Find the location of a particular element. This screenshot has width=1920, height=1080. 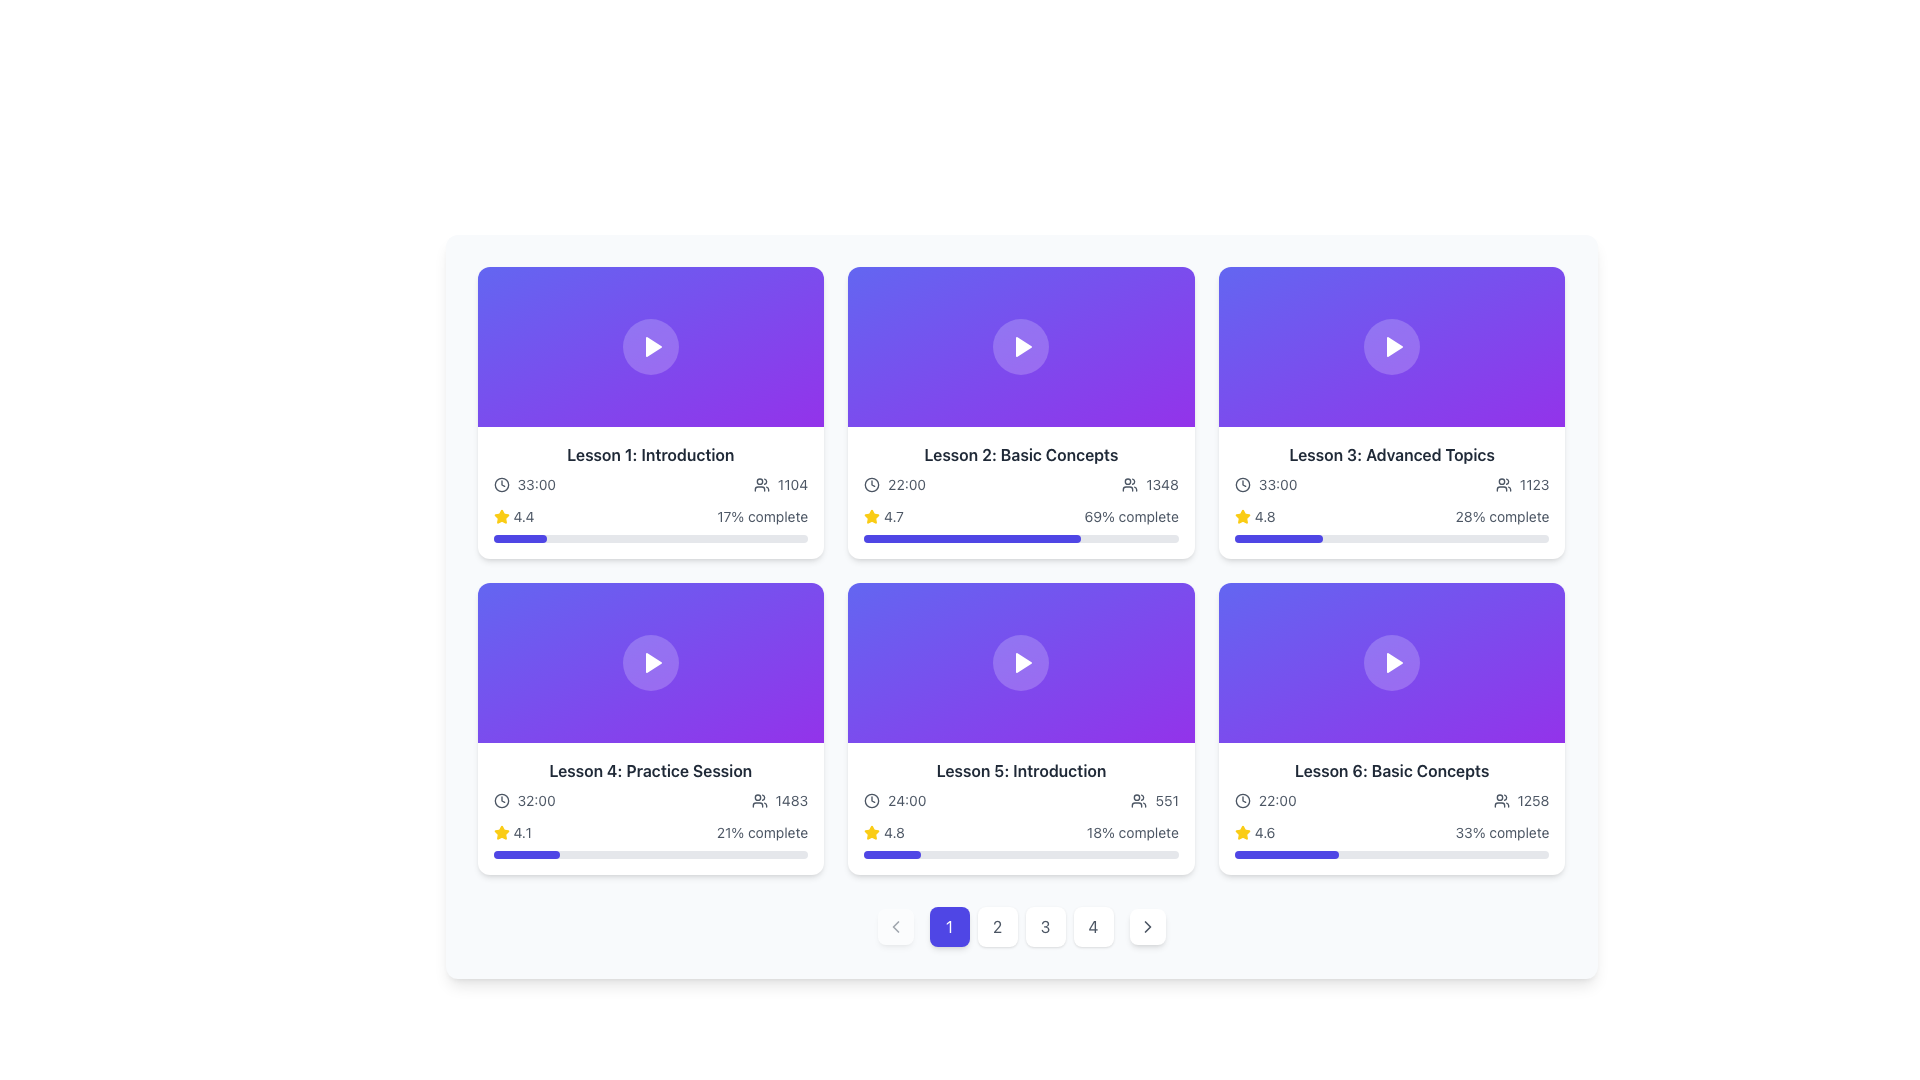

the pagination button group that displays the numerical range '1234' is located at coordinates (1021, 926).